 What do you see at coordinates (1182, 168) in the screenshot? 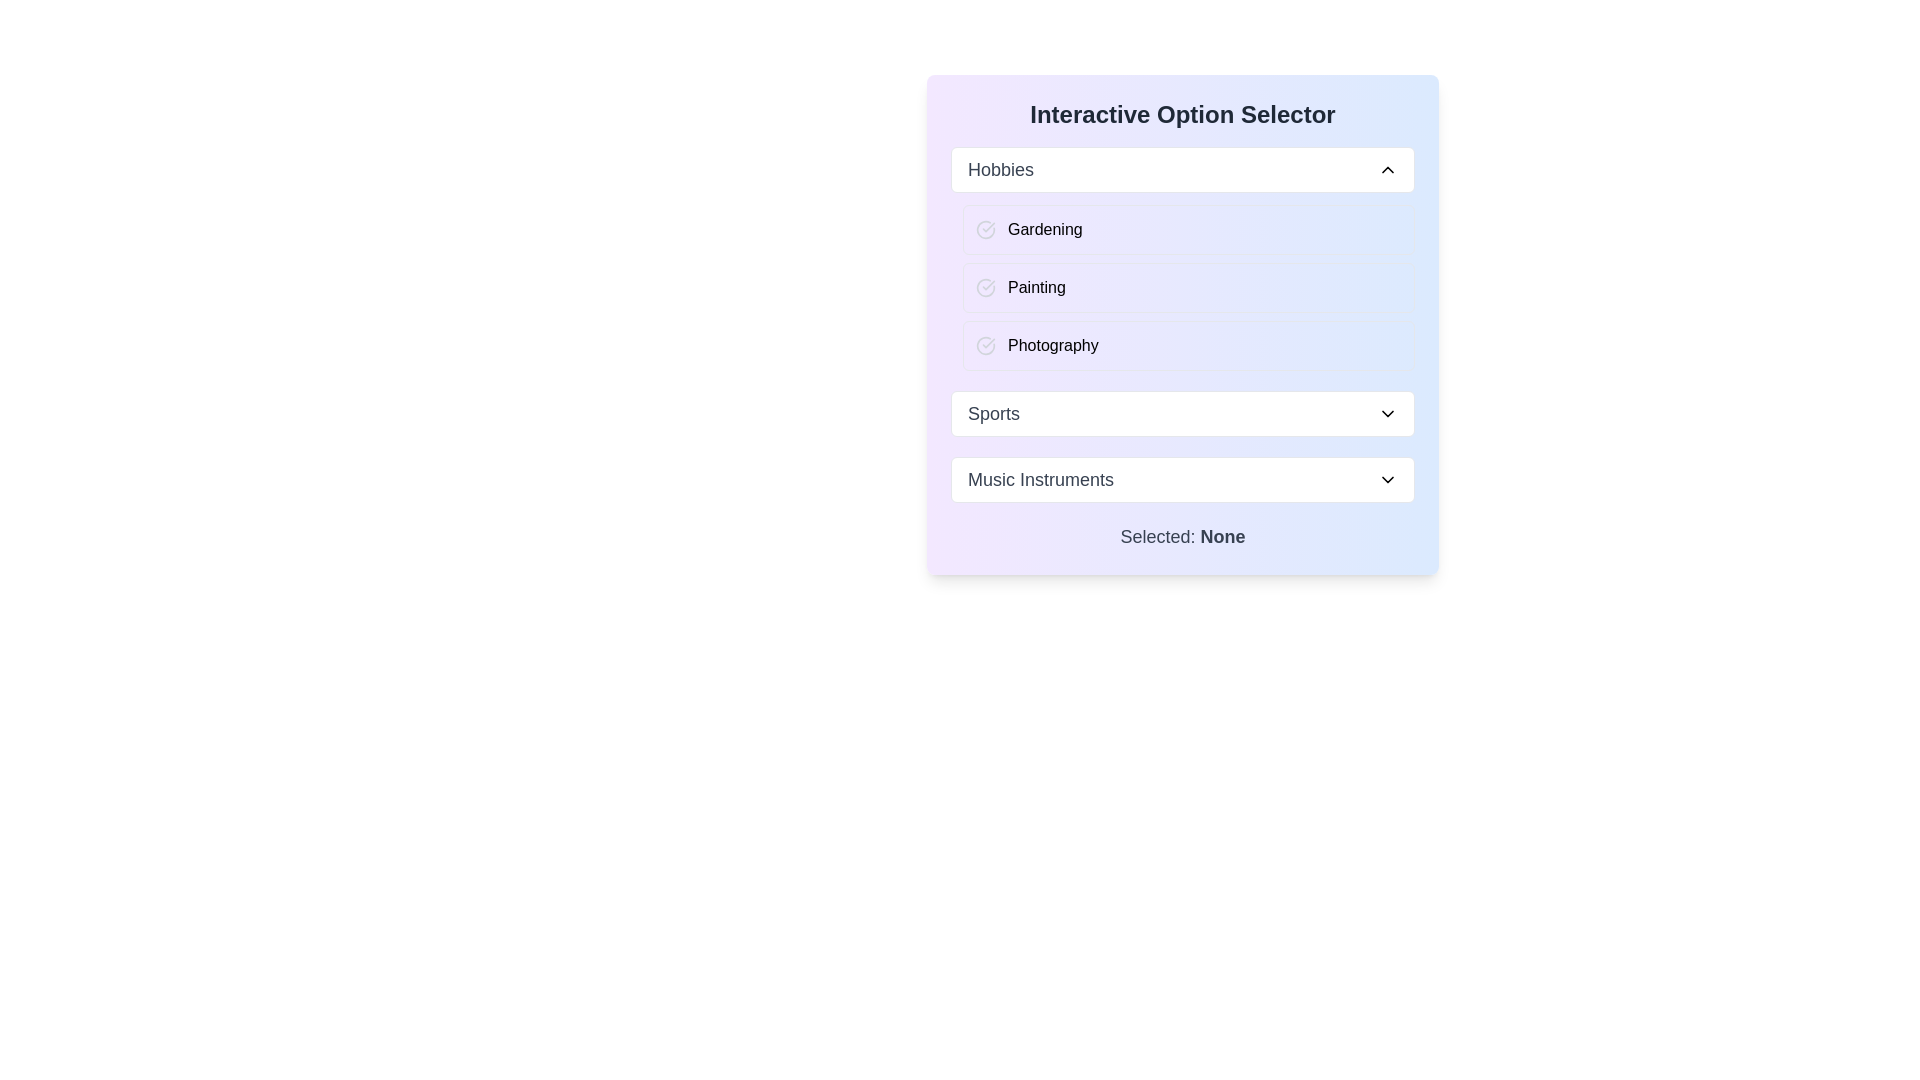
I see `the dropdown menu trigger for hobbies selection by navigating through tabbing` at bounding box center [1182, 168].